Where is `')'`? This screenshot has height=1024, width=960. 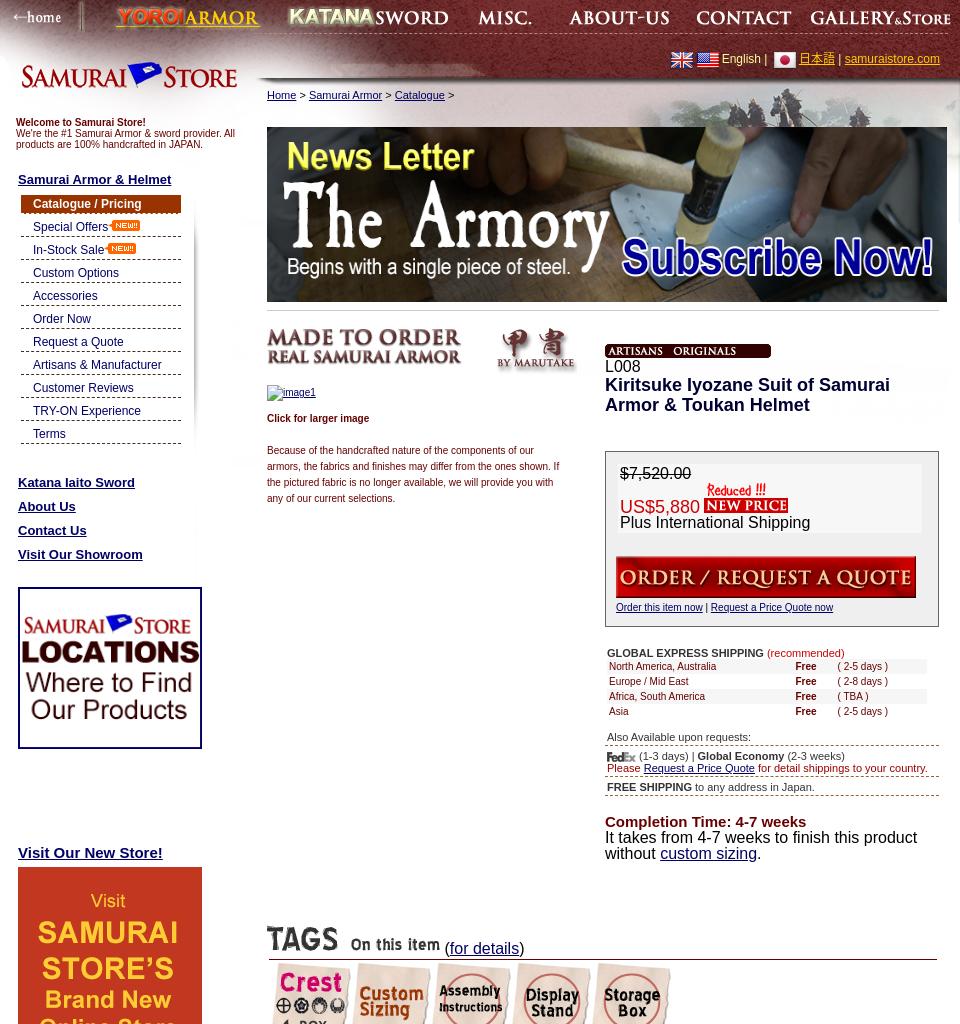 ')' is located at coordinates (520, 948).